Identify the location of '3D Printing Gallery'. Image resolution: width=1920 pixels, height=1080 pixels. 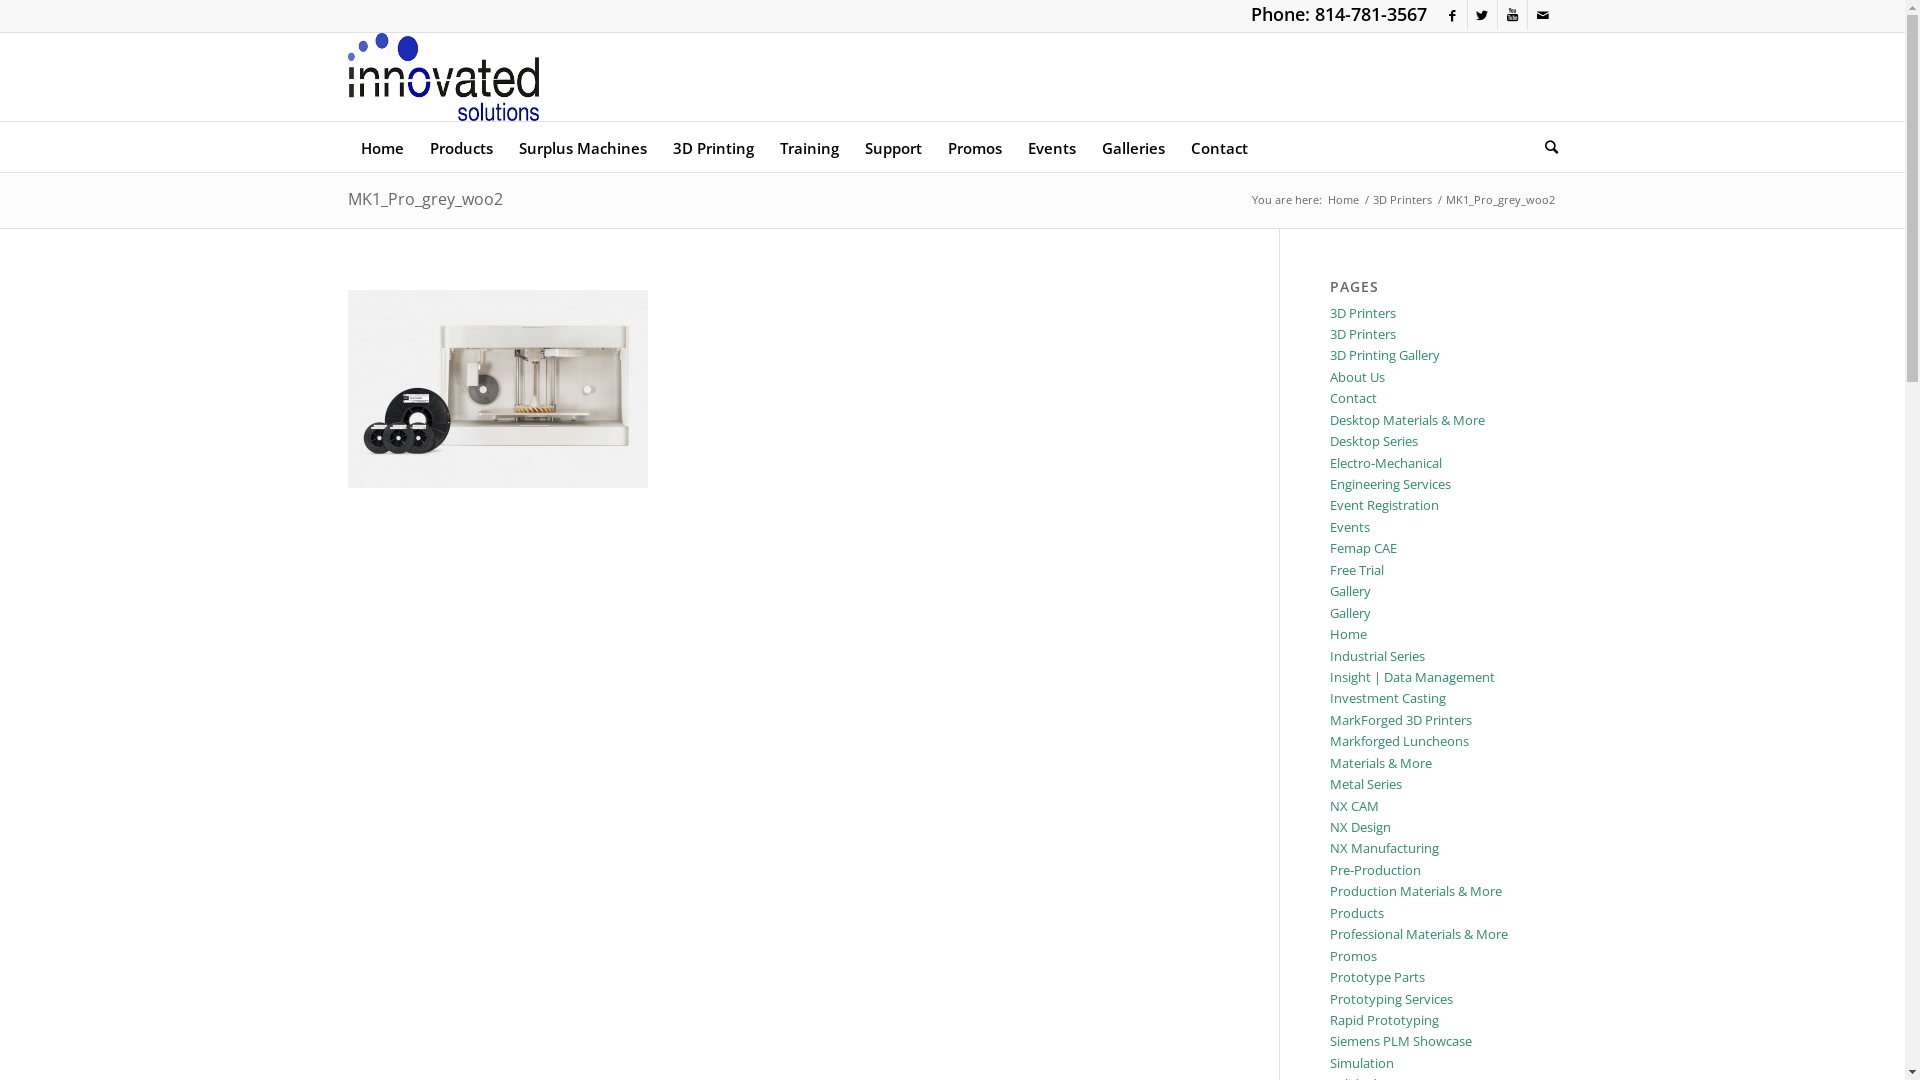
(1384, 353).